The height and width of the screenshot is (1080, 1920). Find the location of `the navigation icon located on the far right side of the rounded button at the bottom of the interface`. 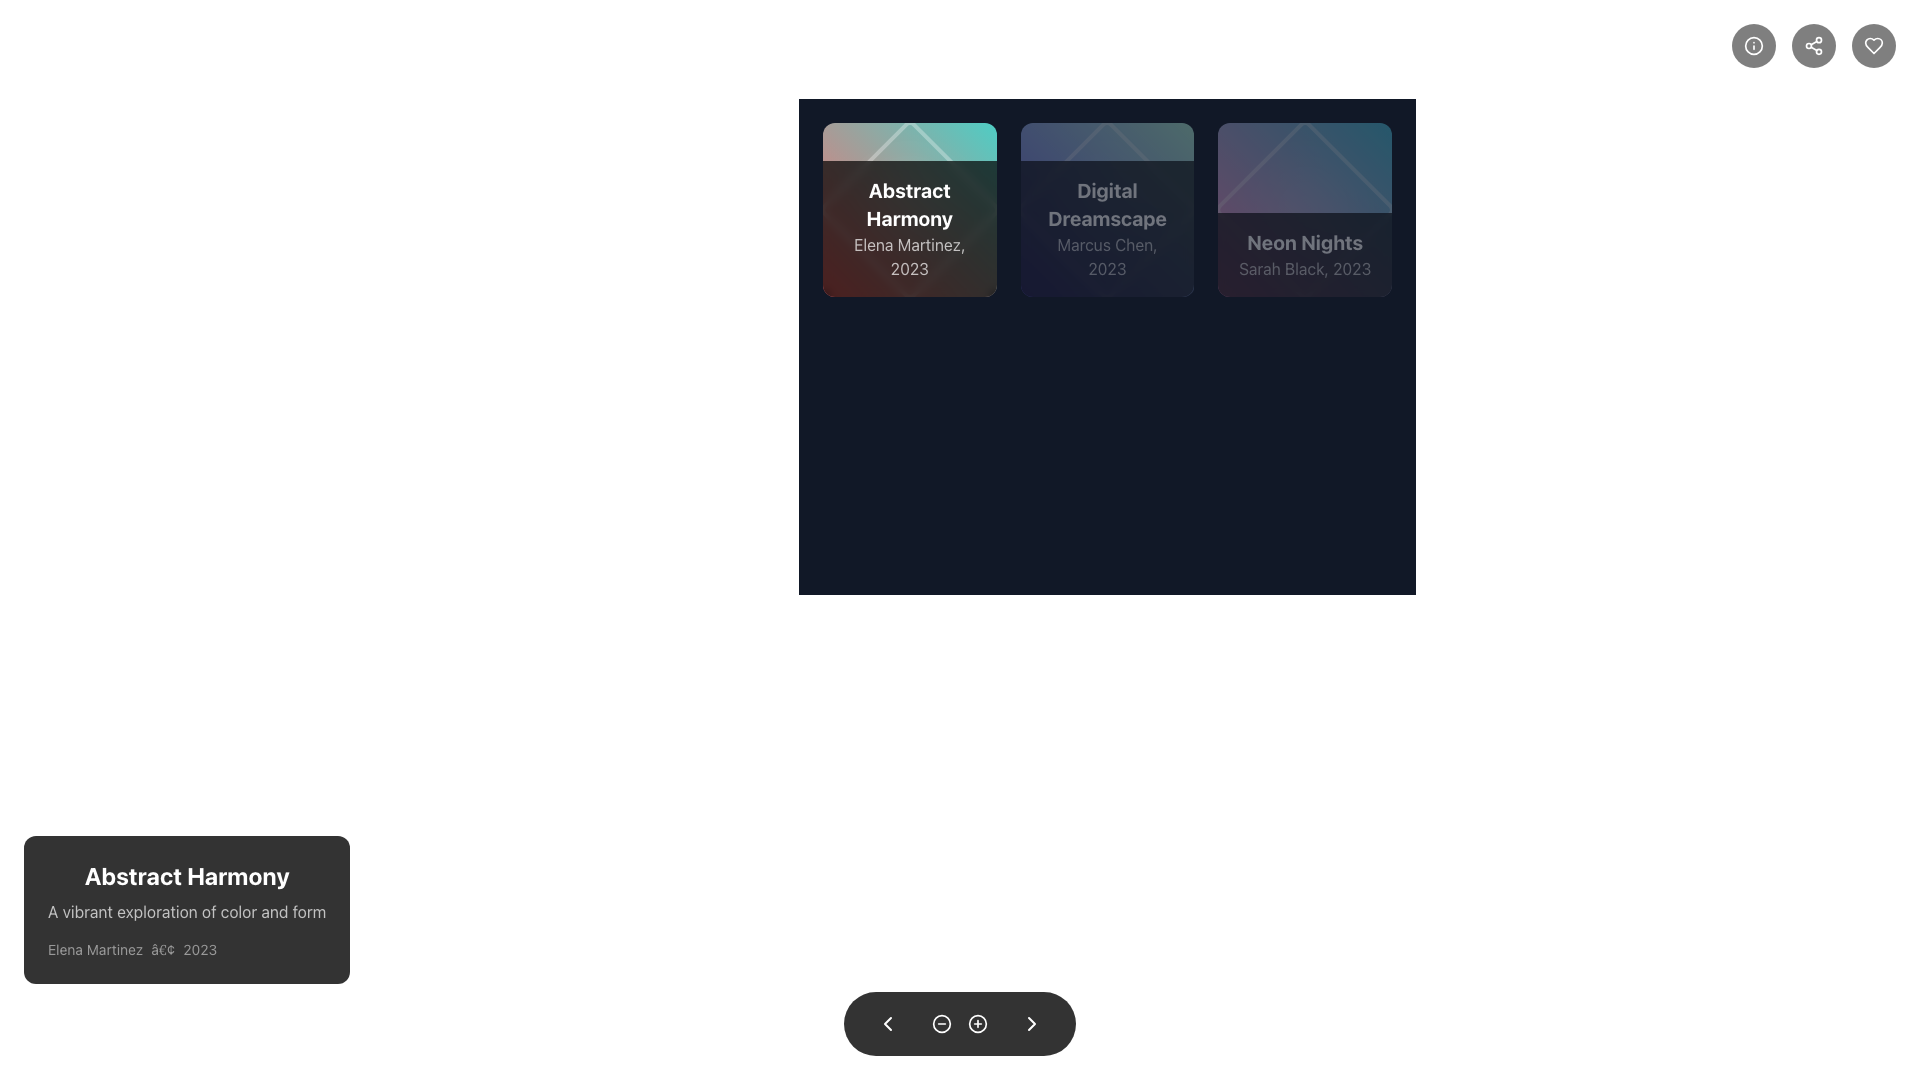

the navigation icon located on the far right side of the rounded button at the bottom of the interface is located at coordinates (1032, 1023).